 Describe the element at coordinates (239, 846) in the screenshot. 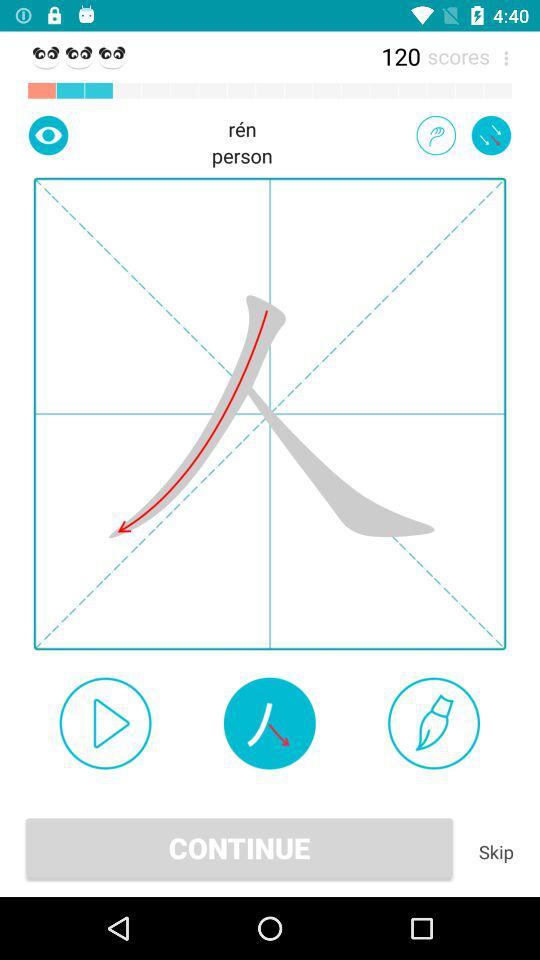

I see `the continue icon` at that location.